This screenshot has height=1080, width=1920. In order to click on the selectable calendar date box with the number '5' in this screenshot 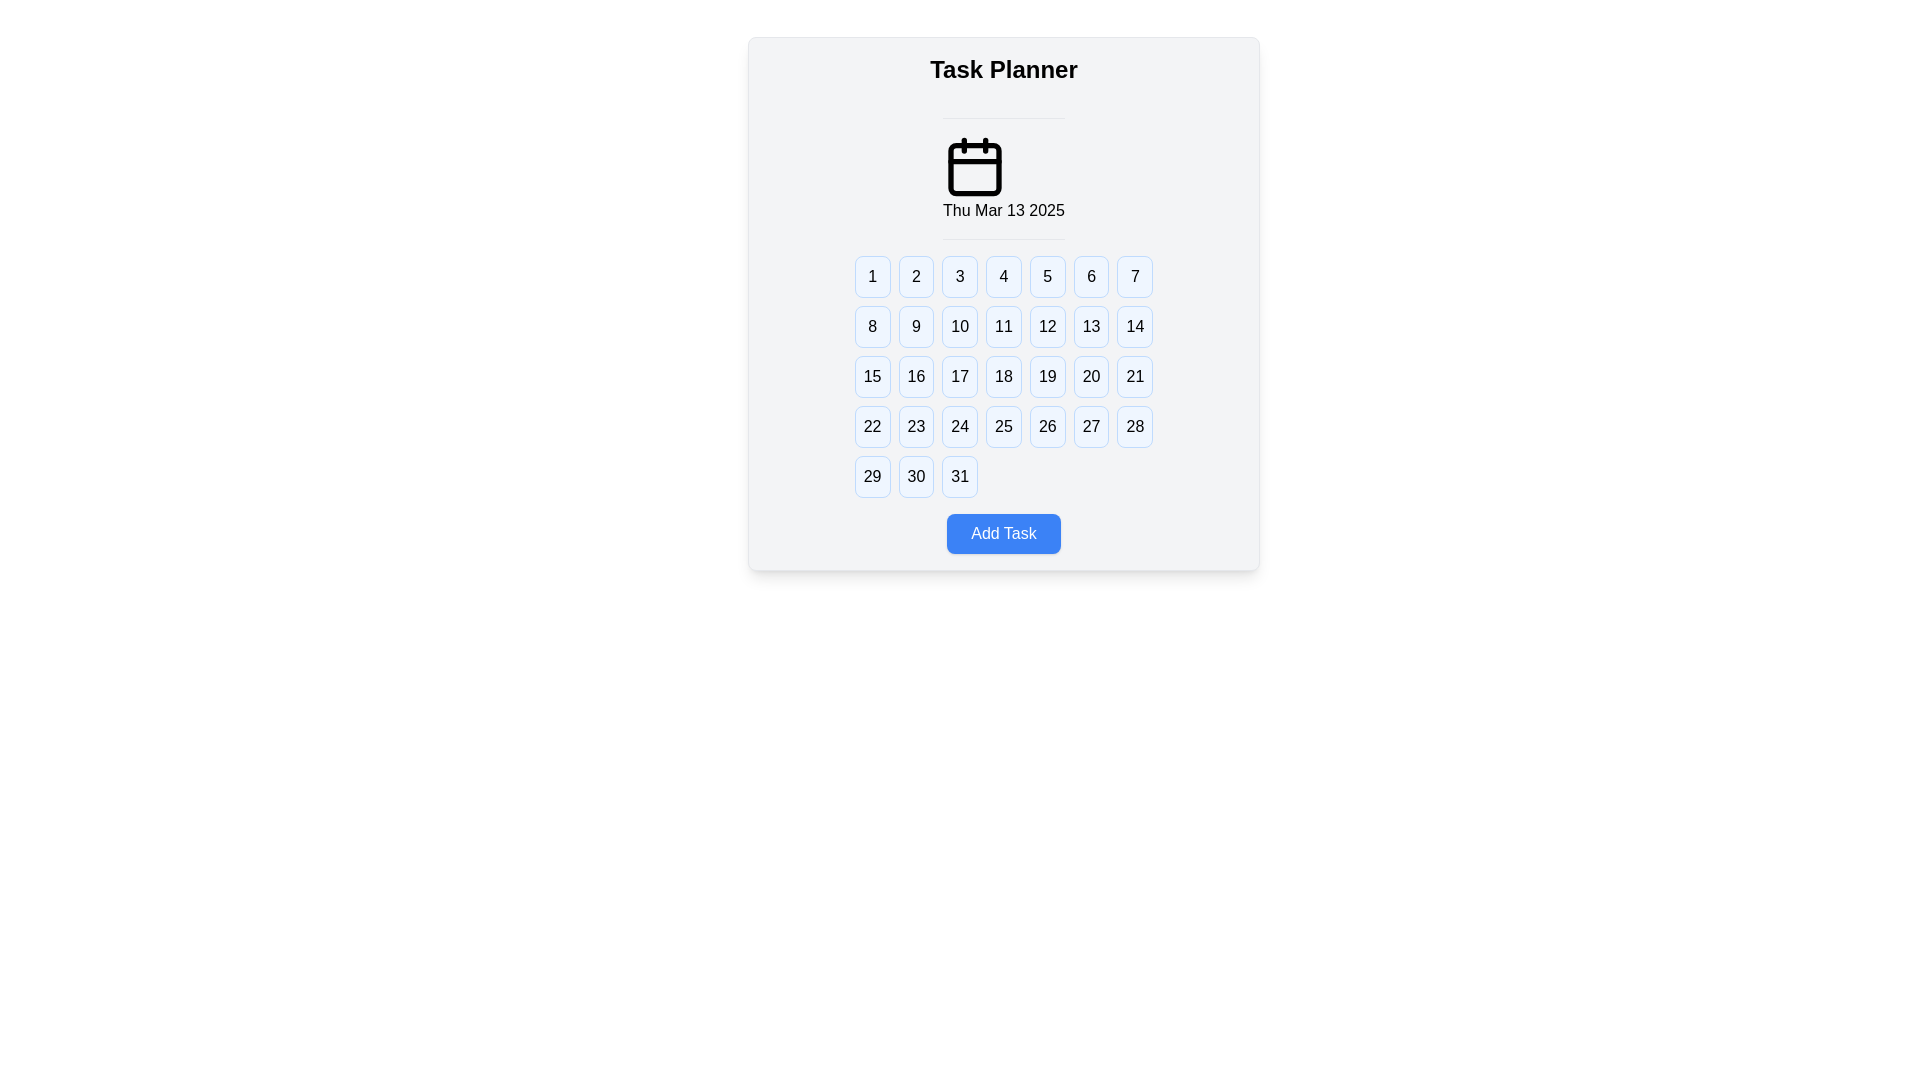, I will do `click(1046, 277)`.